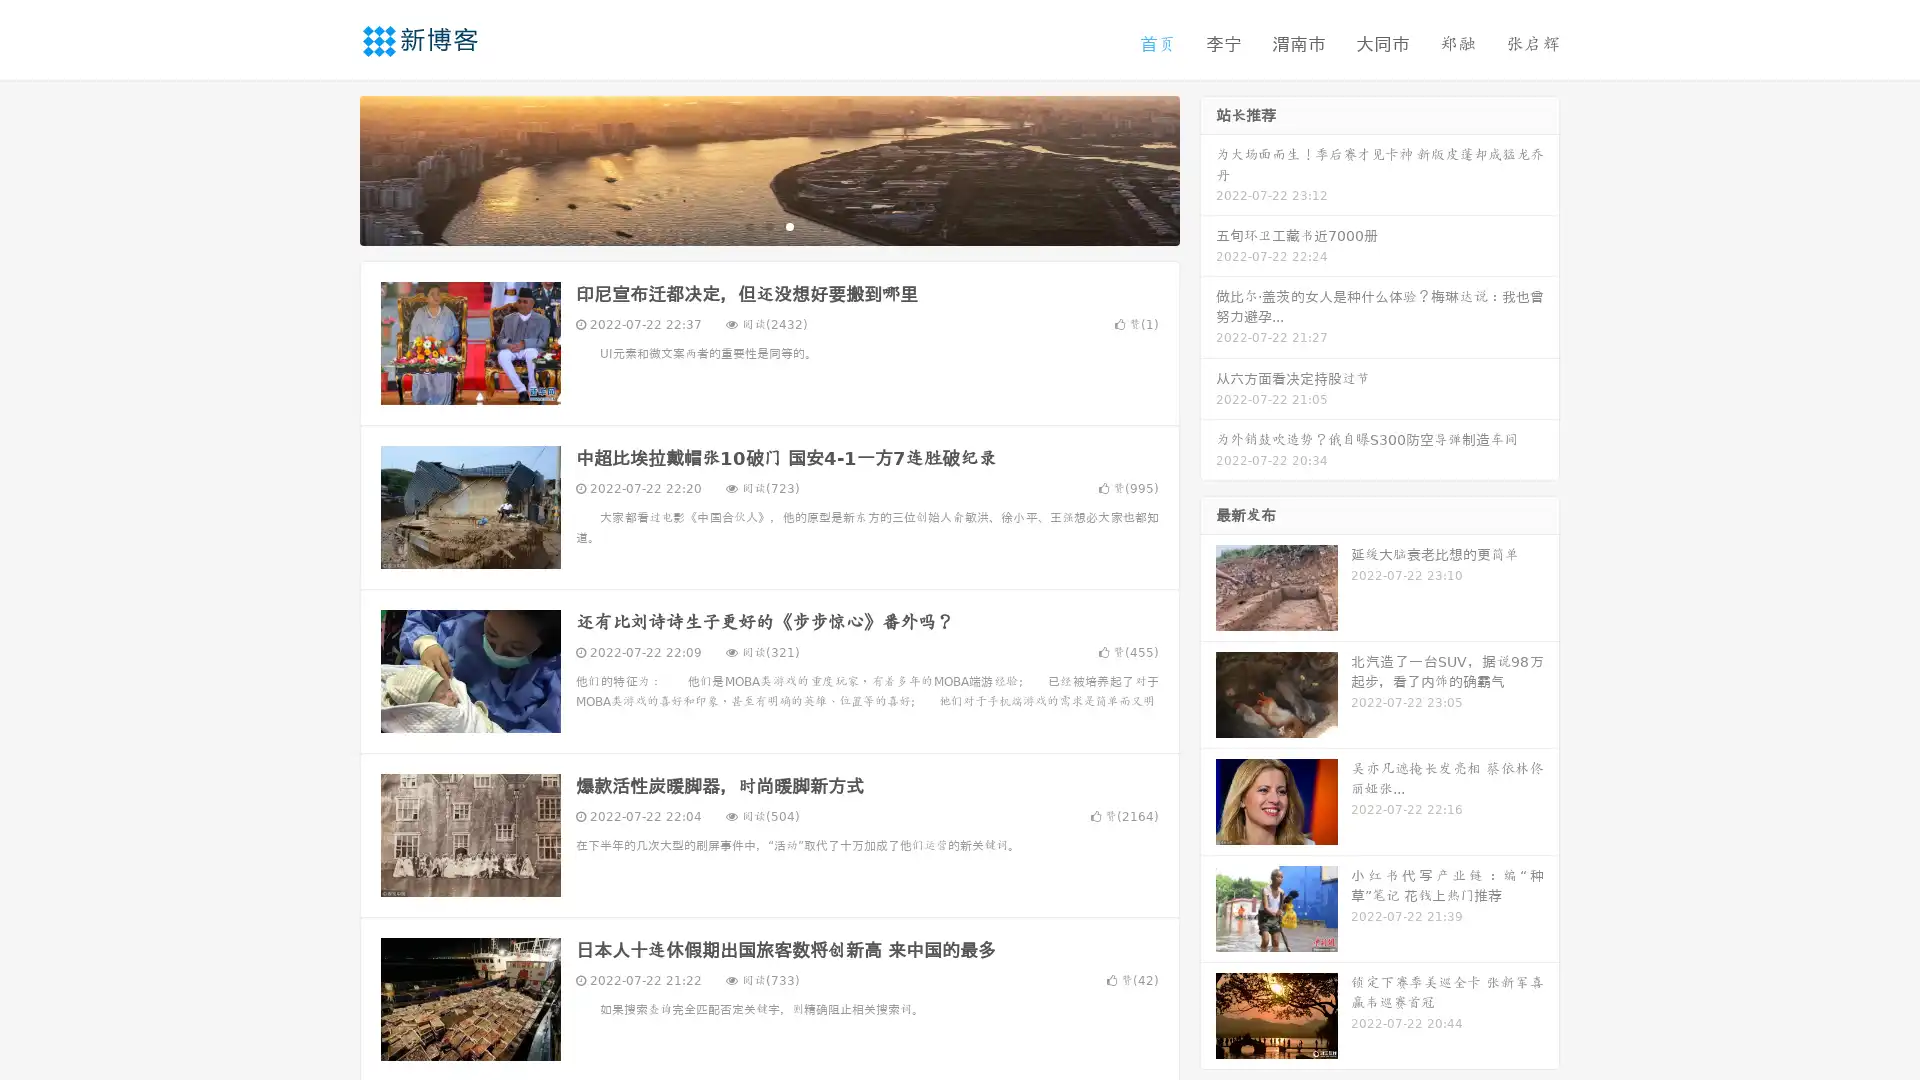 The image size is (1920, 1080). What do you see at coordinates (789, 225) in the screenshot?
I see `Go to slide 3` at bounding box center [789, 225].